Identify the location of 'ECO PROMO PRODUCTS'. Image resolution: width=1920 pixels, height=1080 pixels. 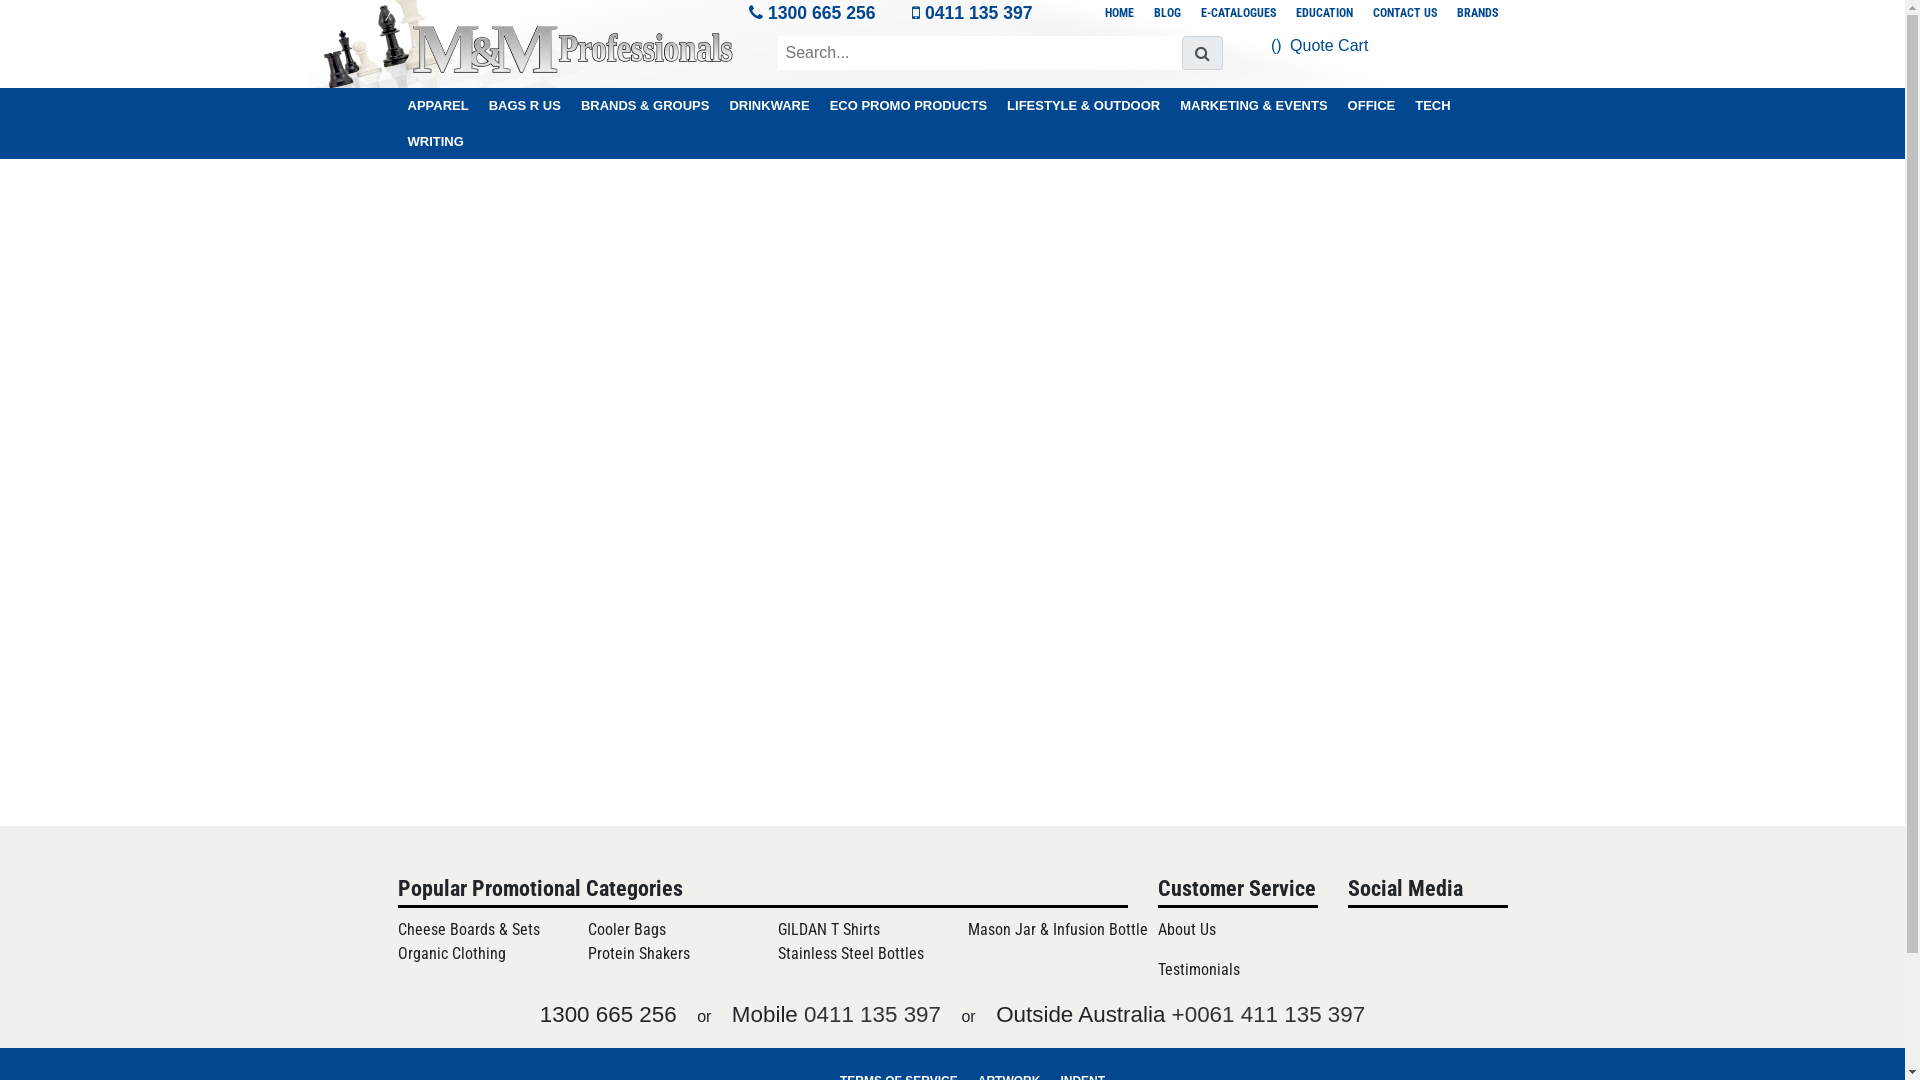
(907, 105).